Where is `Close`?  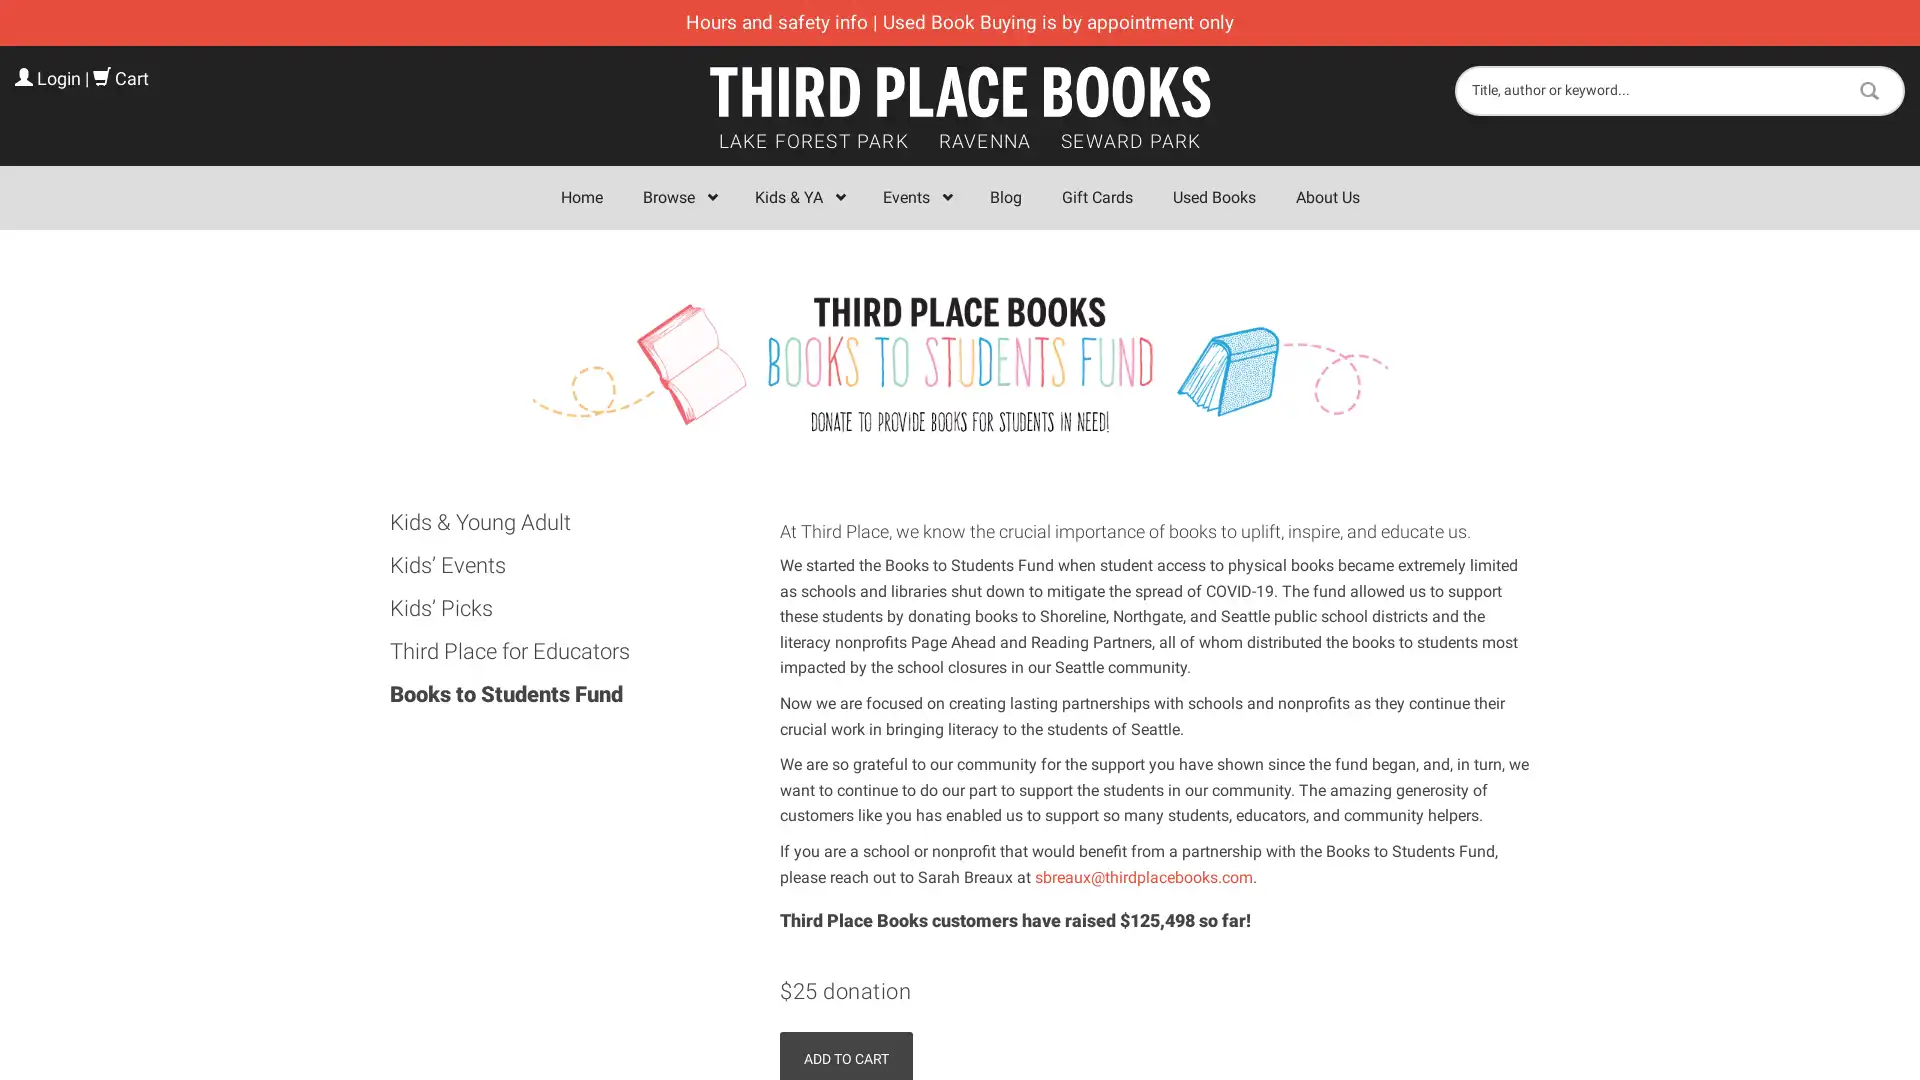
Close is located at coordinates (1251, 293).